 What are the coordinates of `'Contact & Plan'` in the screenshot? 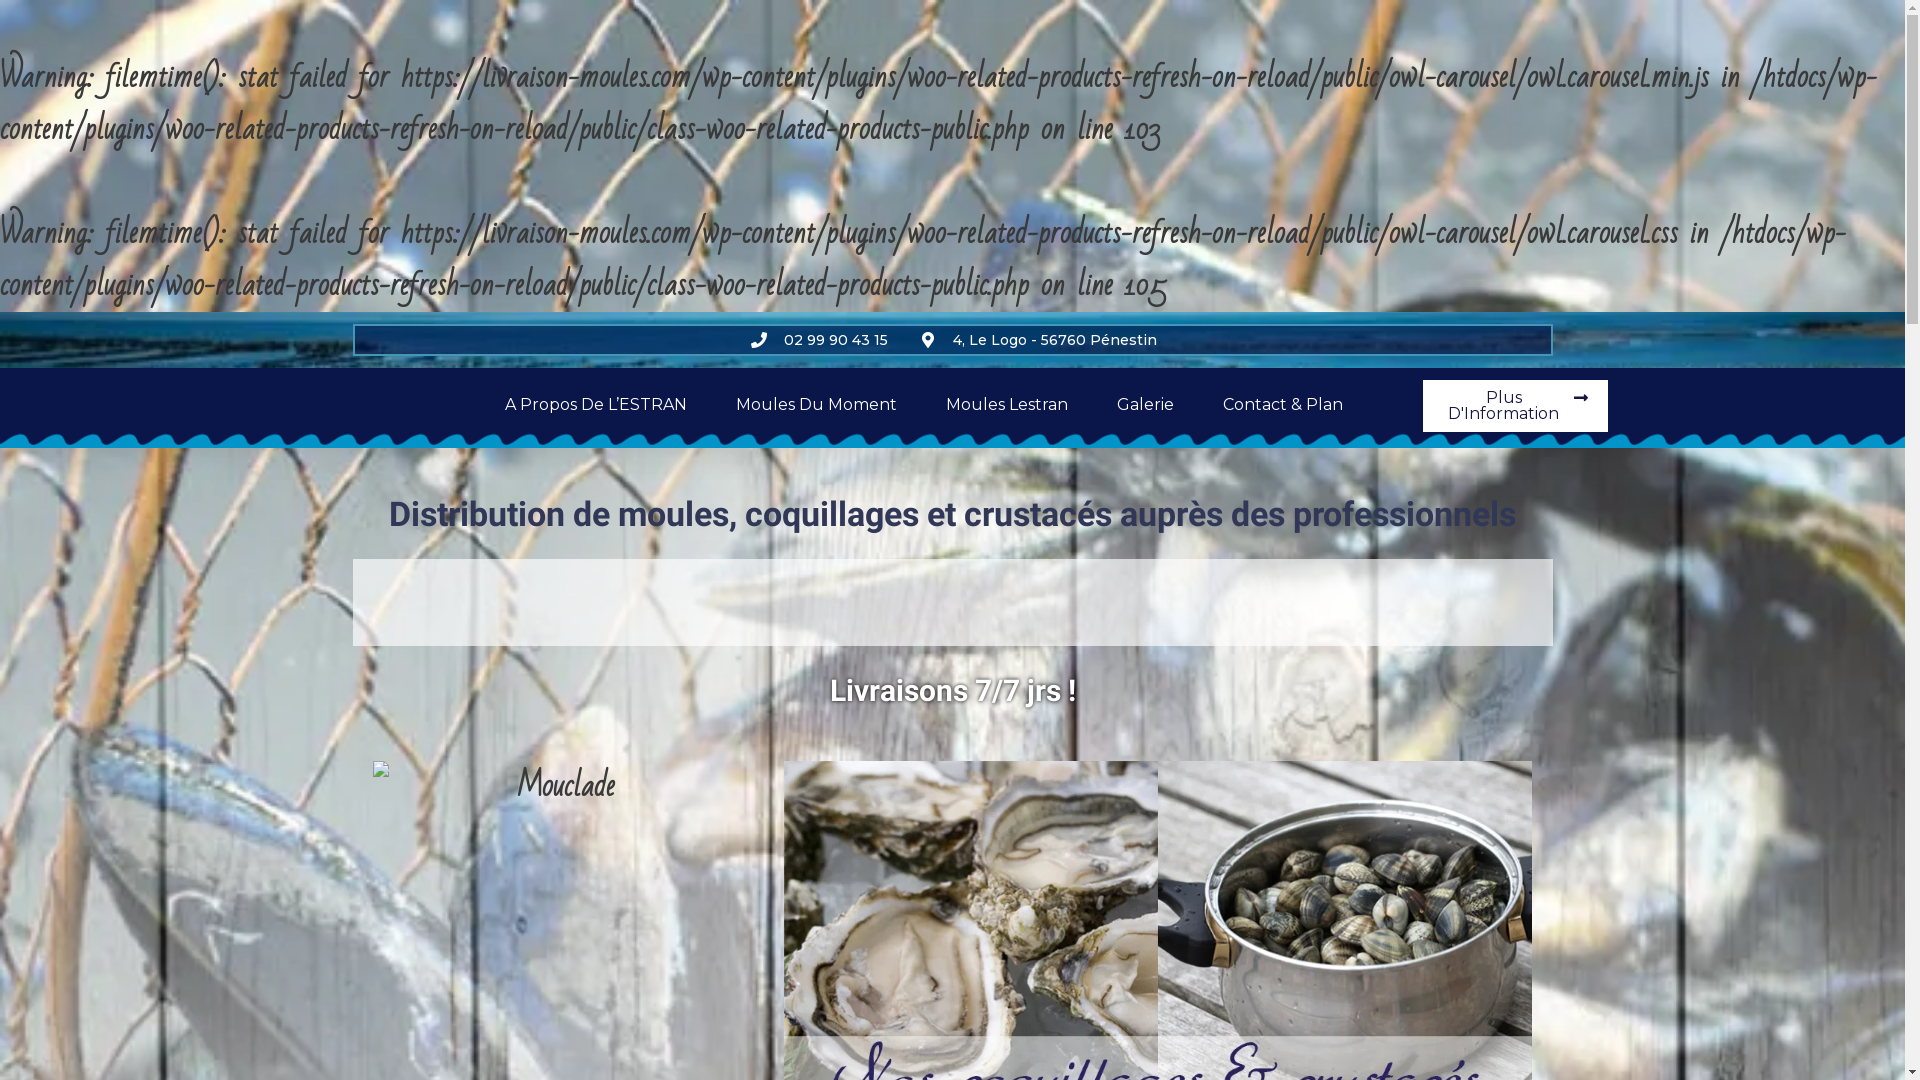 It's located at (1282, 405).